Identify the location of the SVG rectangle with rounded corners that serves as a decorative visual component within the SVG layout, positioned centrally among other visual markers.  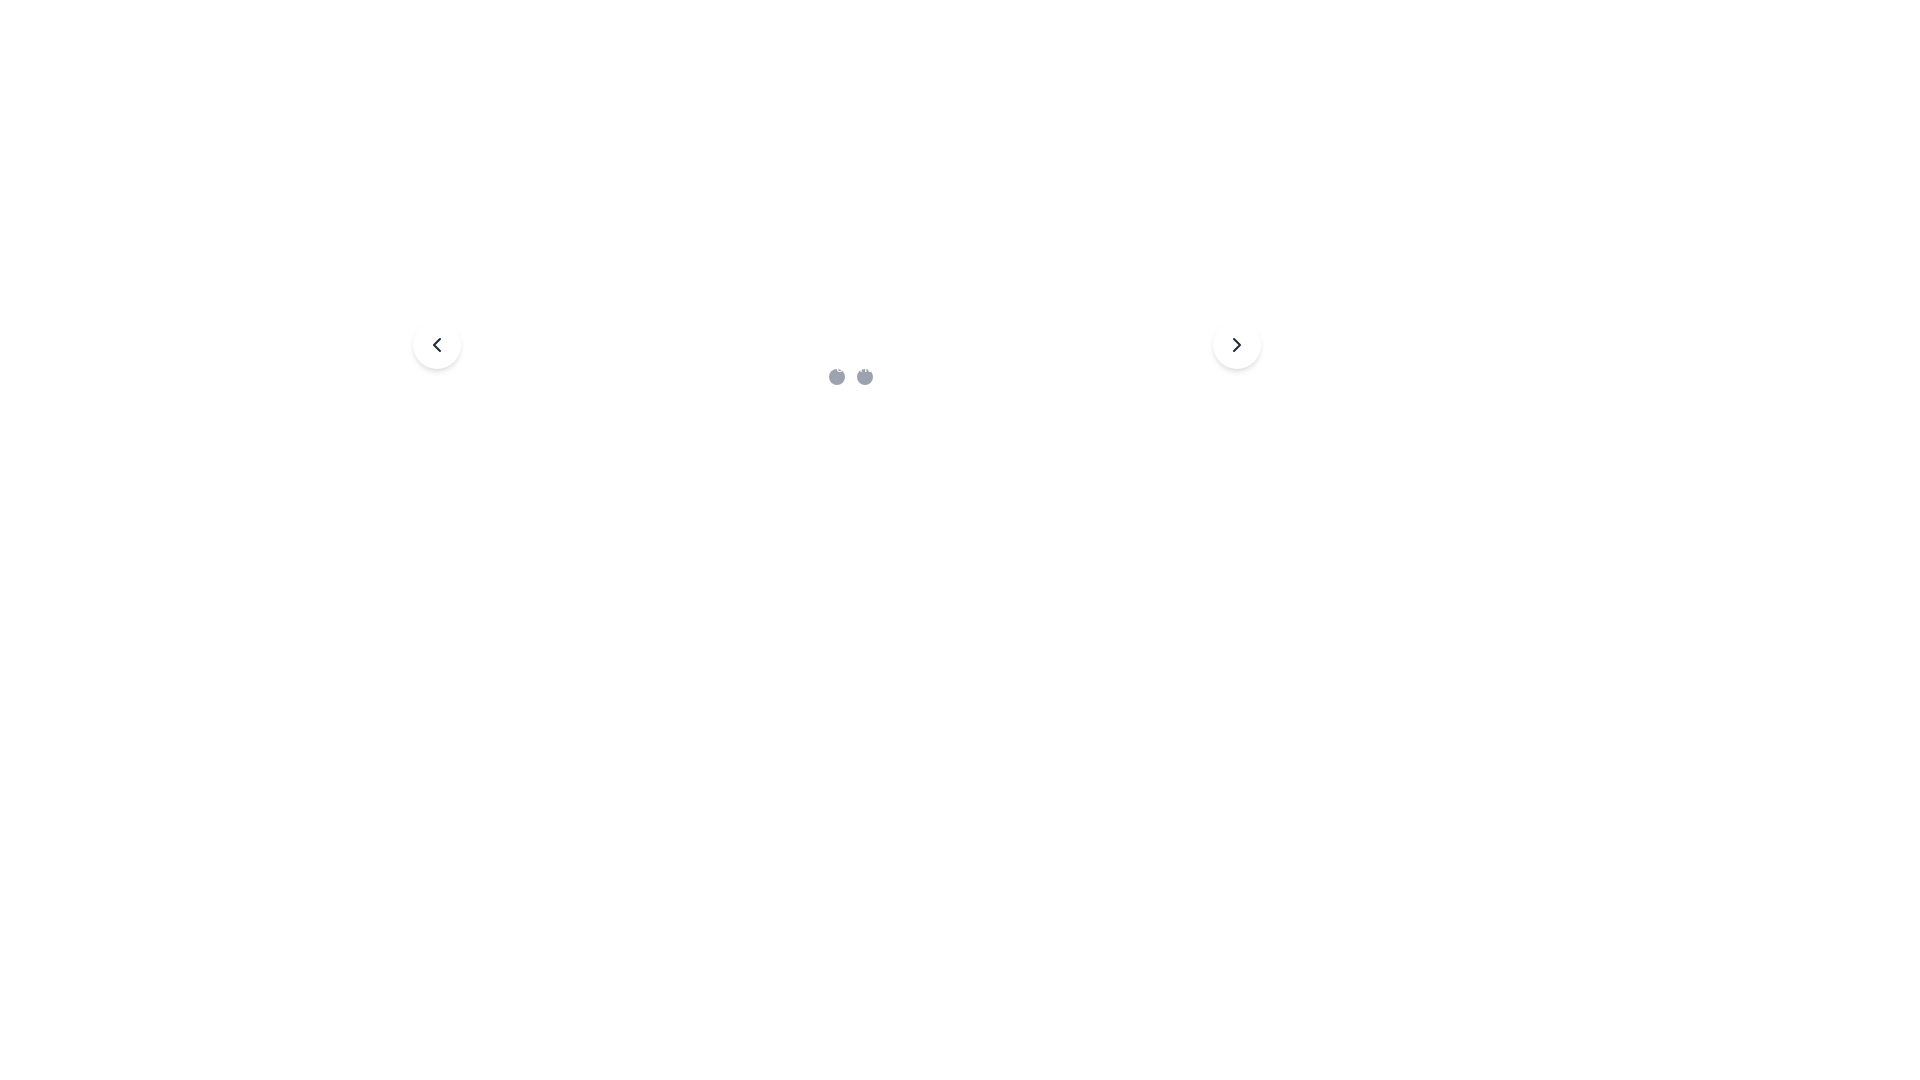
(808, 323).